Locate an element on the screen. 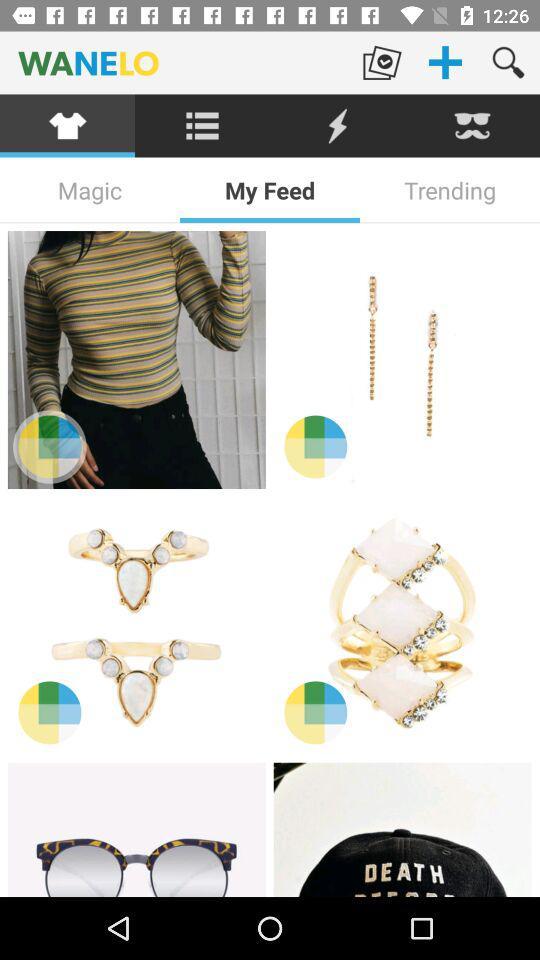 The width and height of the screenshot is (540, 960). the icon to the left of the my feed is located at coordinates (89, 190).